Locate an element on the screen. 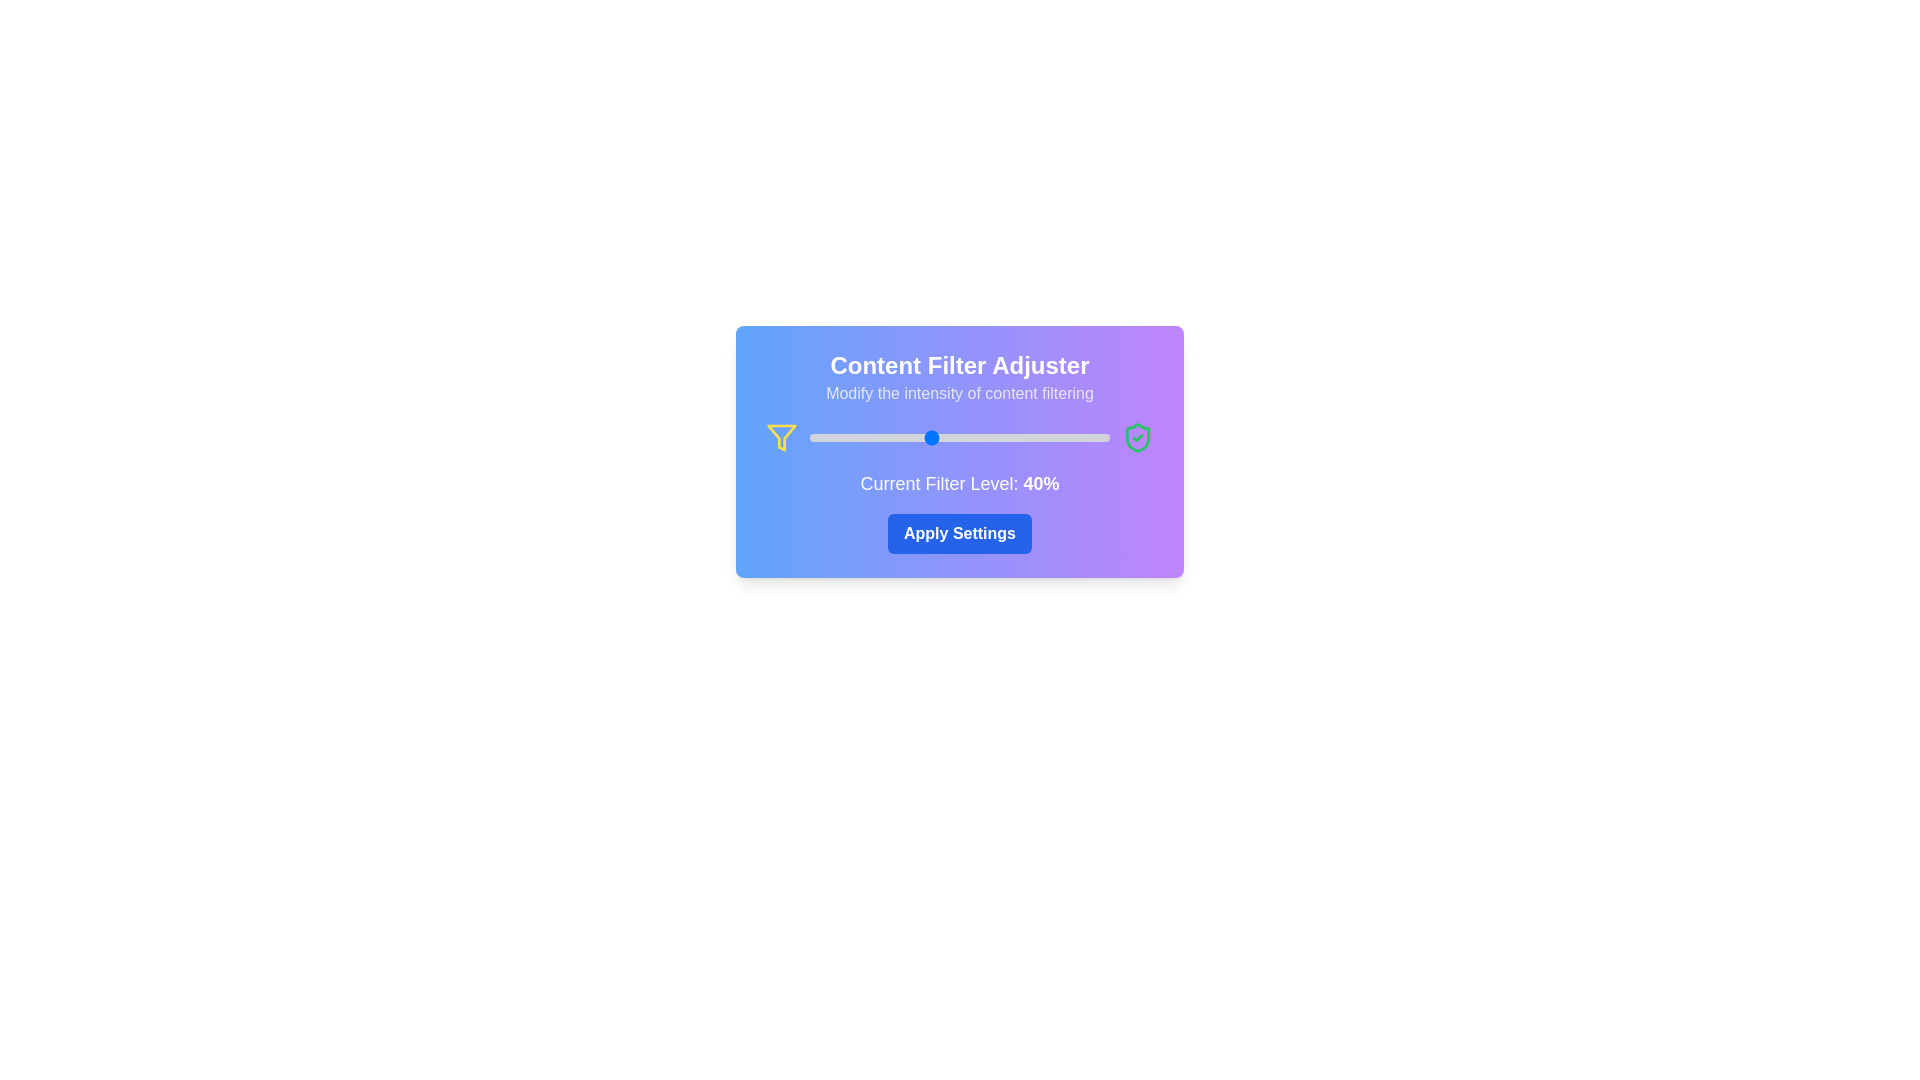 The height and width of the screenshot is (1080, 1920). the content filter level to 67% by dragging the slider is located at coordinates (1011, 437).